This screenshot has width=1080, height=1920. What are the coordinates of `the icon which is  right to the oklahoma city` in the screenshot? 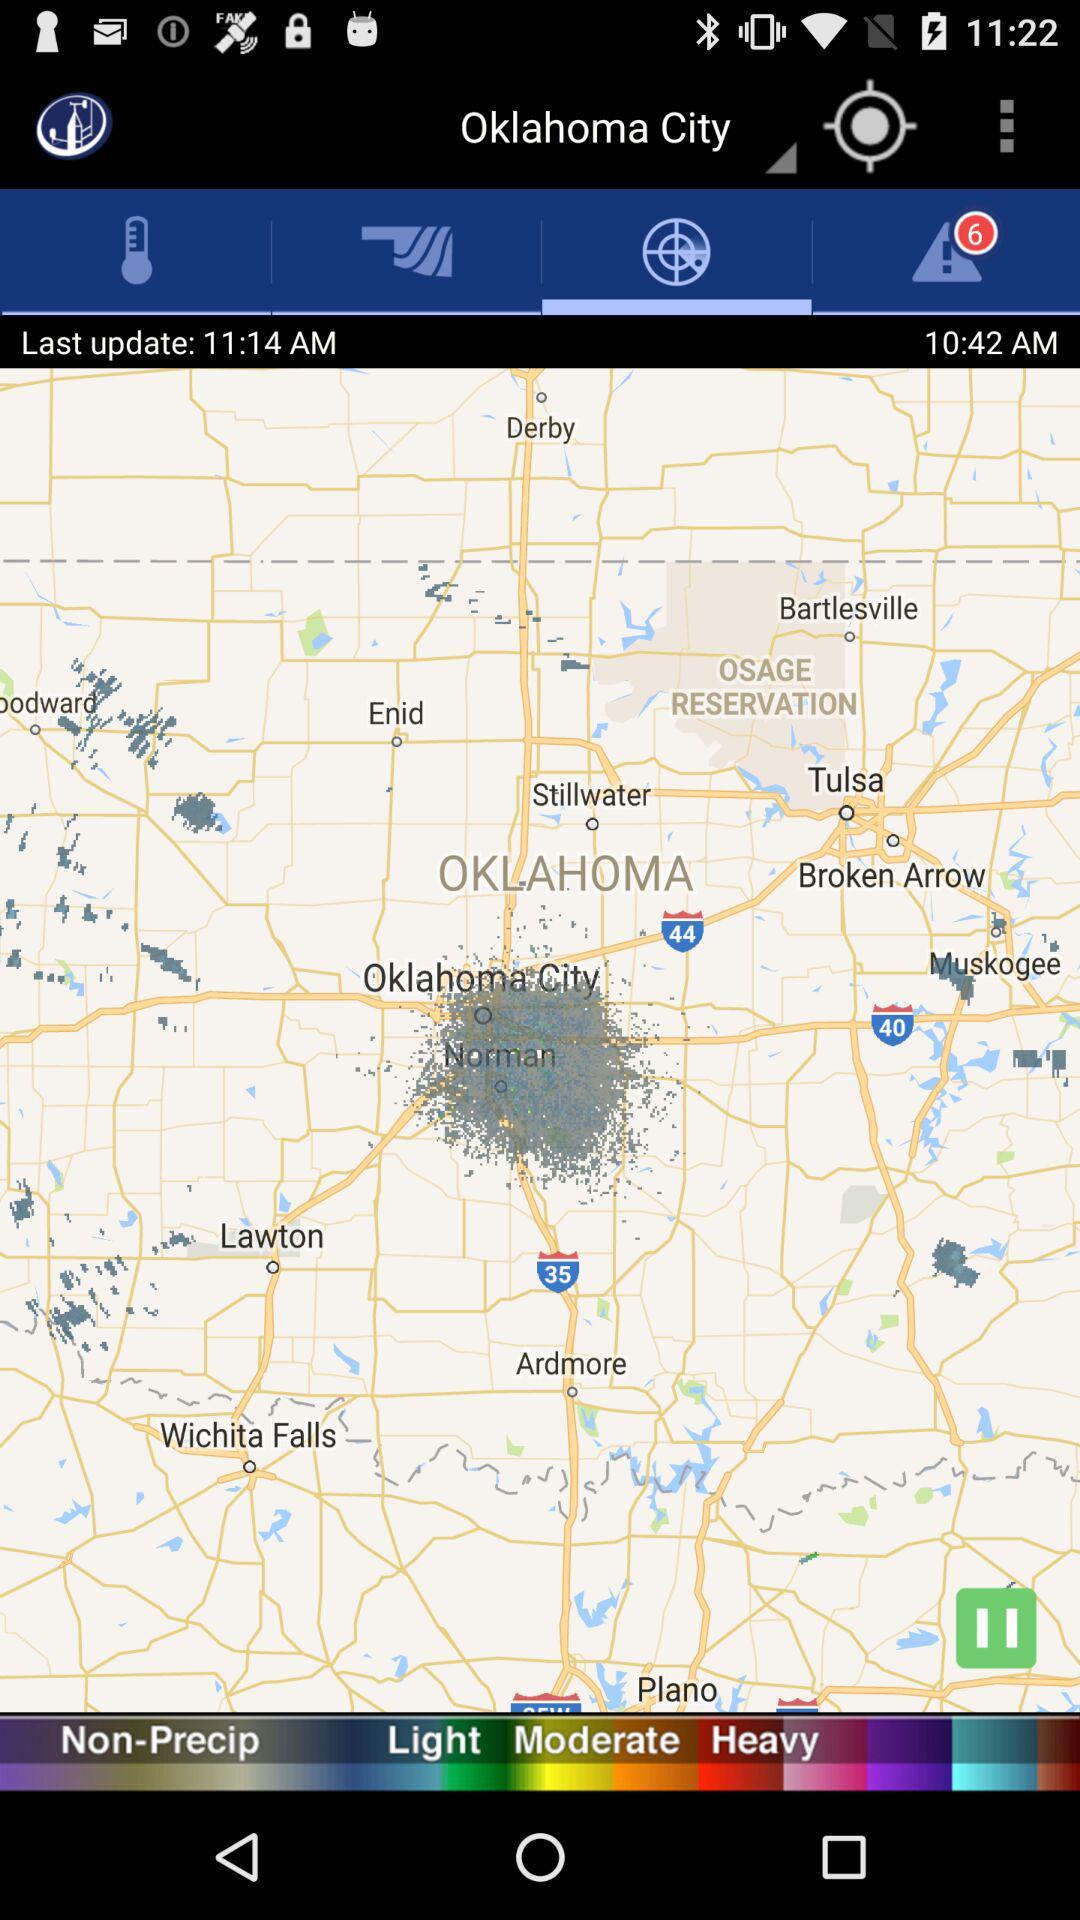 It's located at (869, 124).